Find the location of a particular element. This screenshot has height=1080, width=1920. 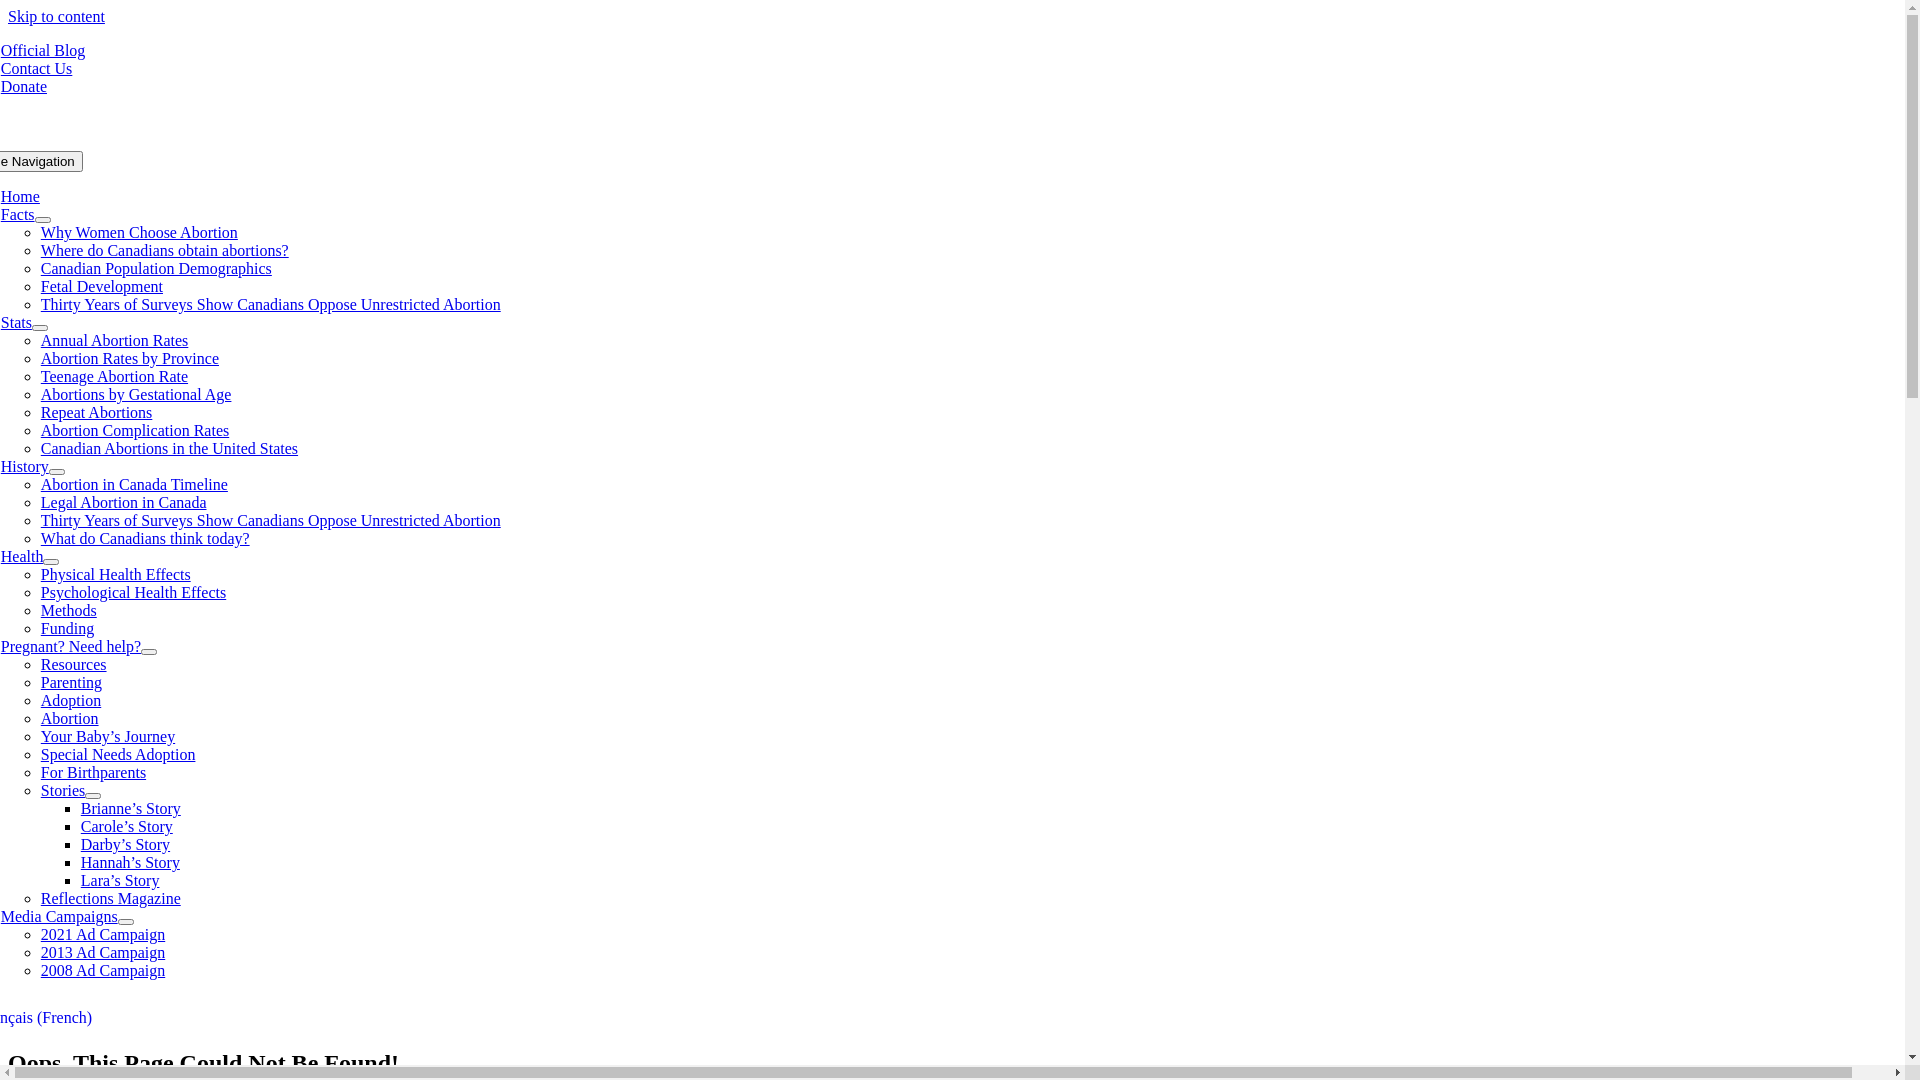

'2013 Ad Campaign' is located at coordinates (101, 951).